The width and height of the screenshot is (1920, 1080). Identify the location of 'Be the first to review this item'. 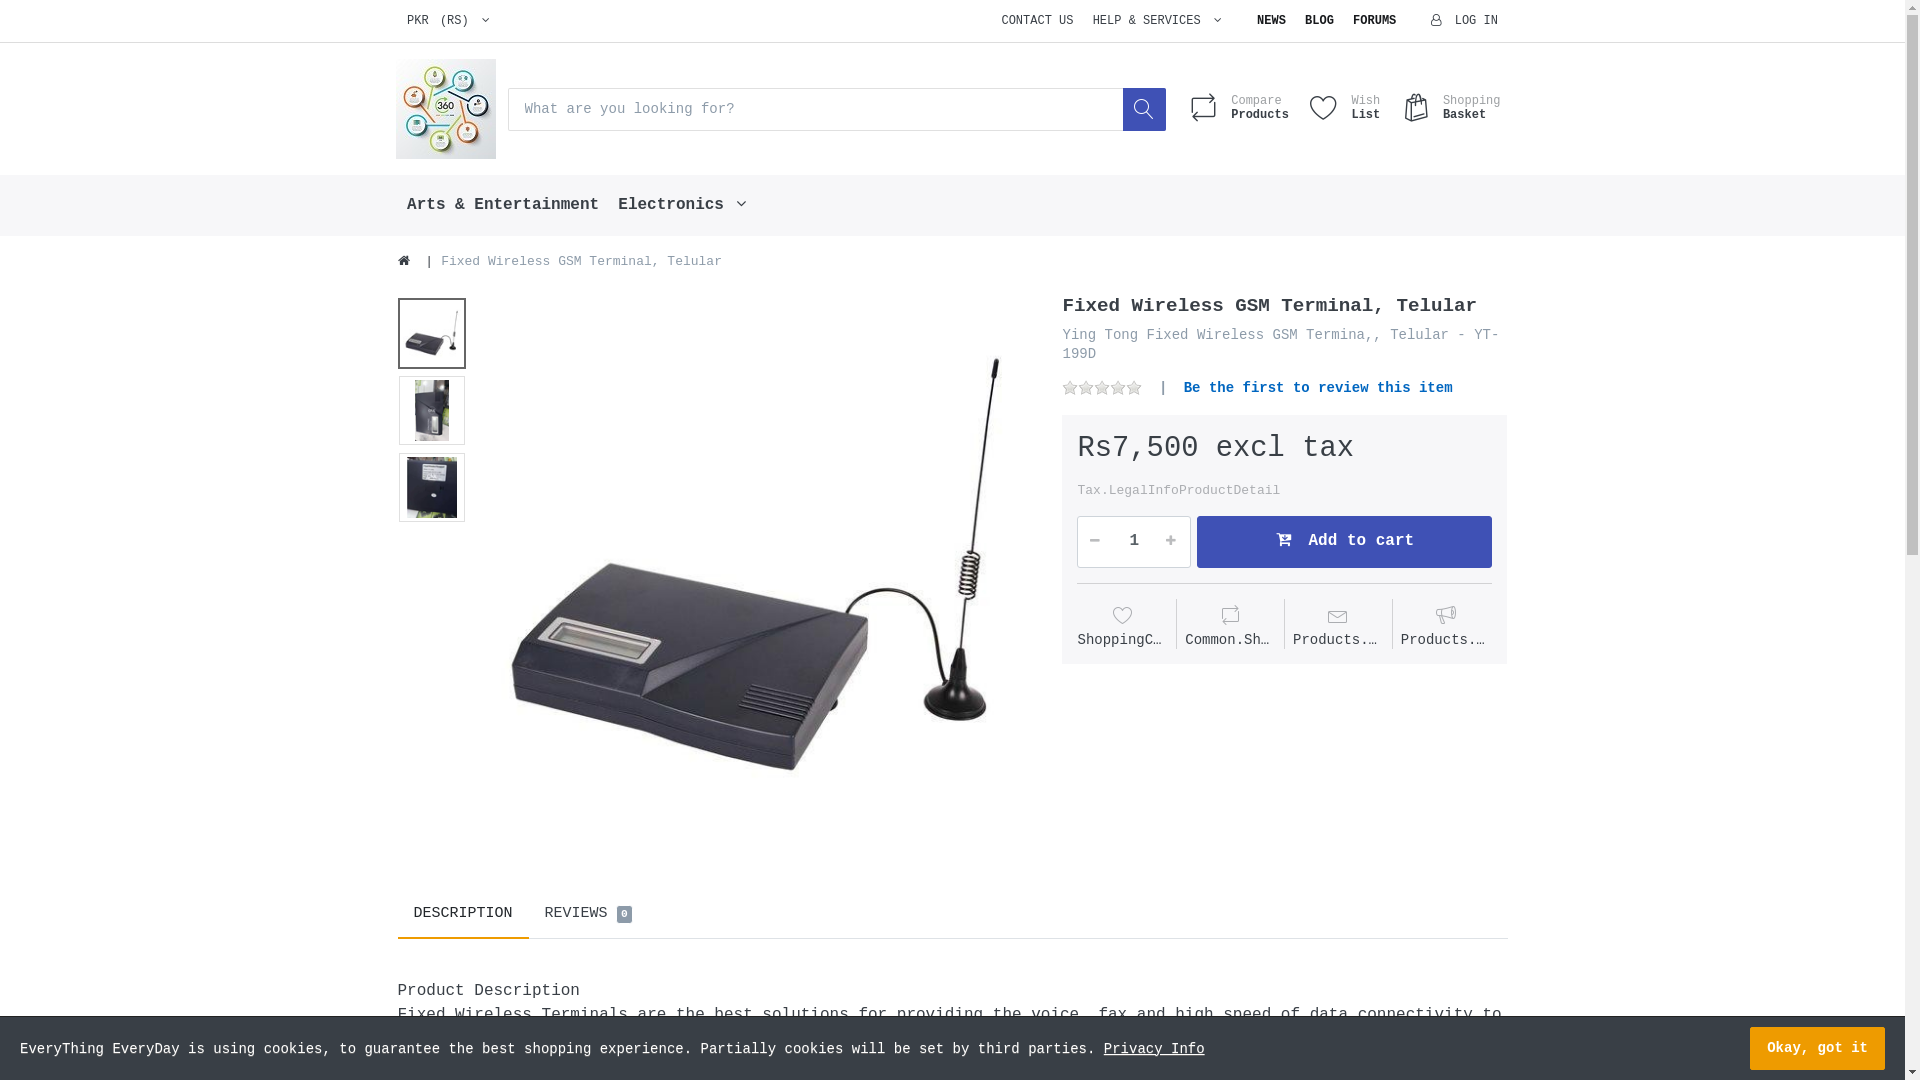
(1318, 388).